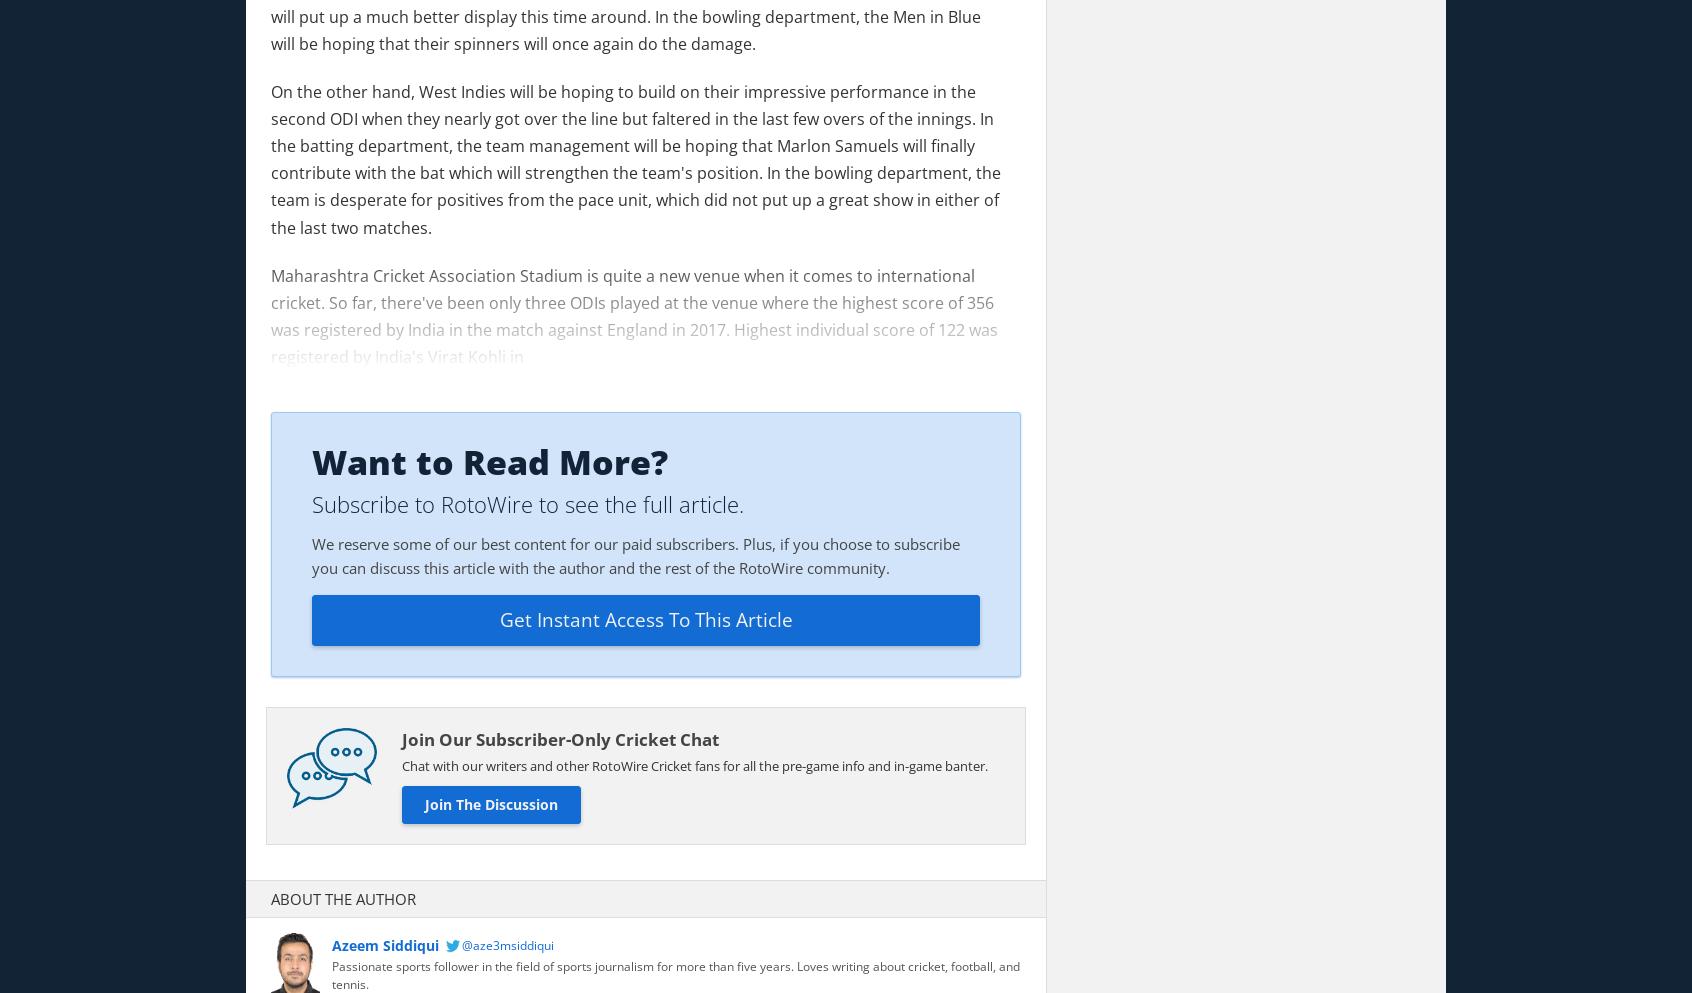 This screenshot has height=993, width=1692. Describe the element at coordinates (645, 619) in the screenshot. I see `'Get Instant Access To This Article'` at that location.